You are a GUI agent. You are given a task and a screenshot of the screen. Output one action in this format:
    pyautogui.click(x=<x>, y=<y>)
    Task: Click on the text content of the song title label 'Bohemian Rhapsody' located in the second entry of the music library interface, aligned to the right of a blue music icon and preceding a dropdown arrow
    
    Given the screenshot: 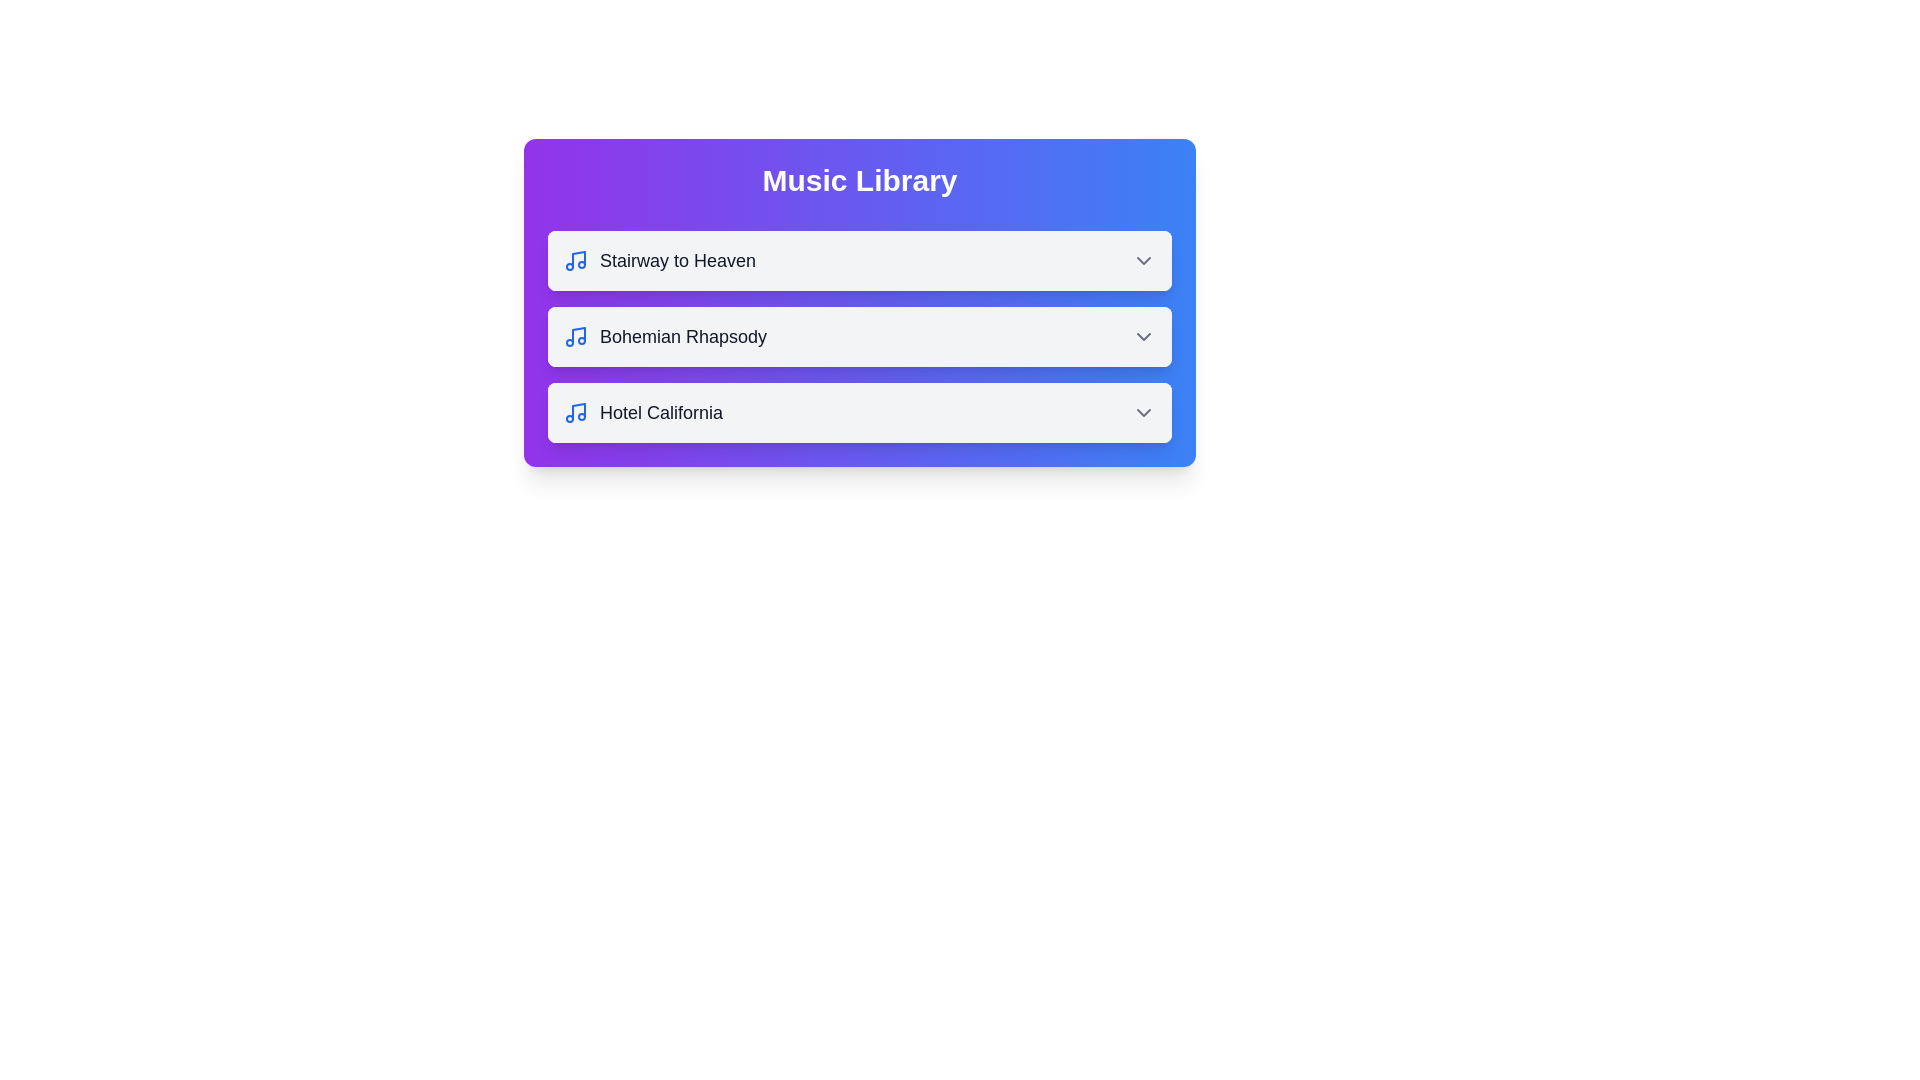 What is the action you would take?
    pyautogui.click(x=683, y=335)
    